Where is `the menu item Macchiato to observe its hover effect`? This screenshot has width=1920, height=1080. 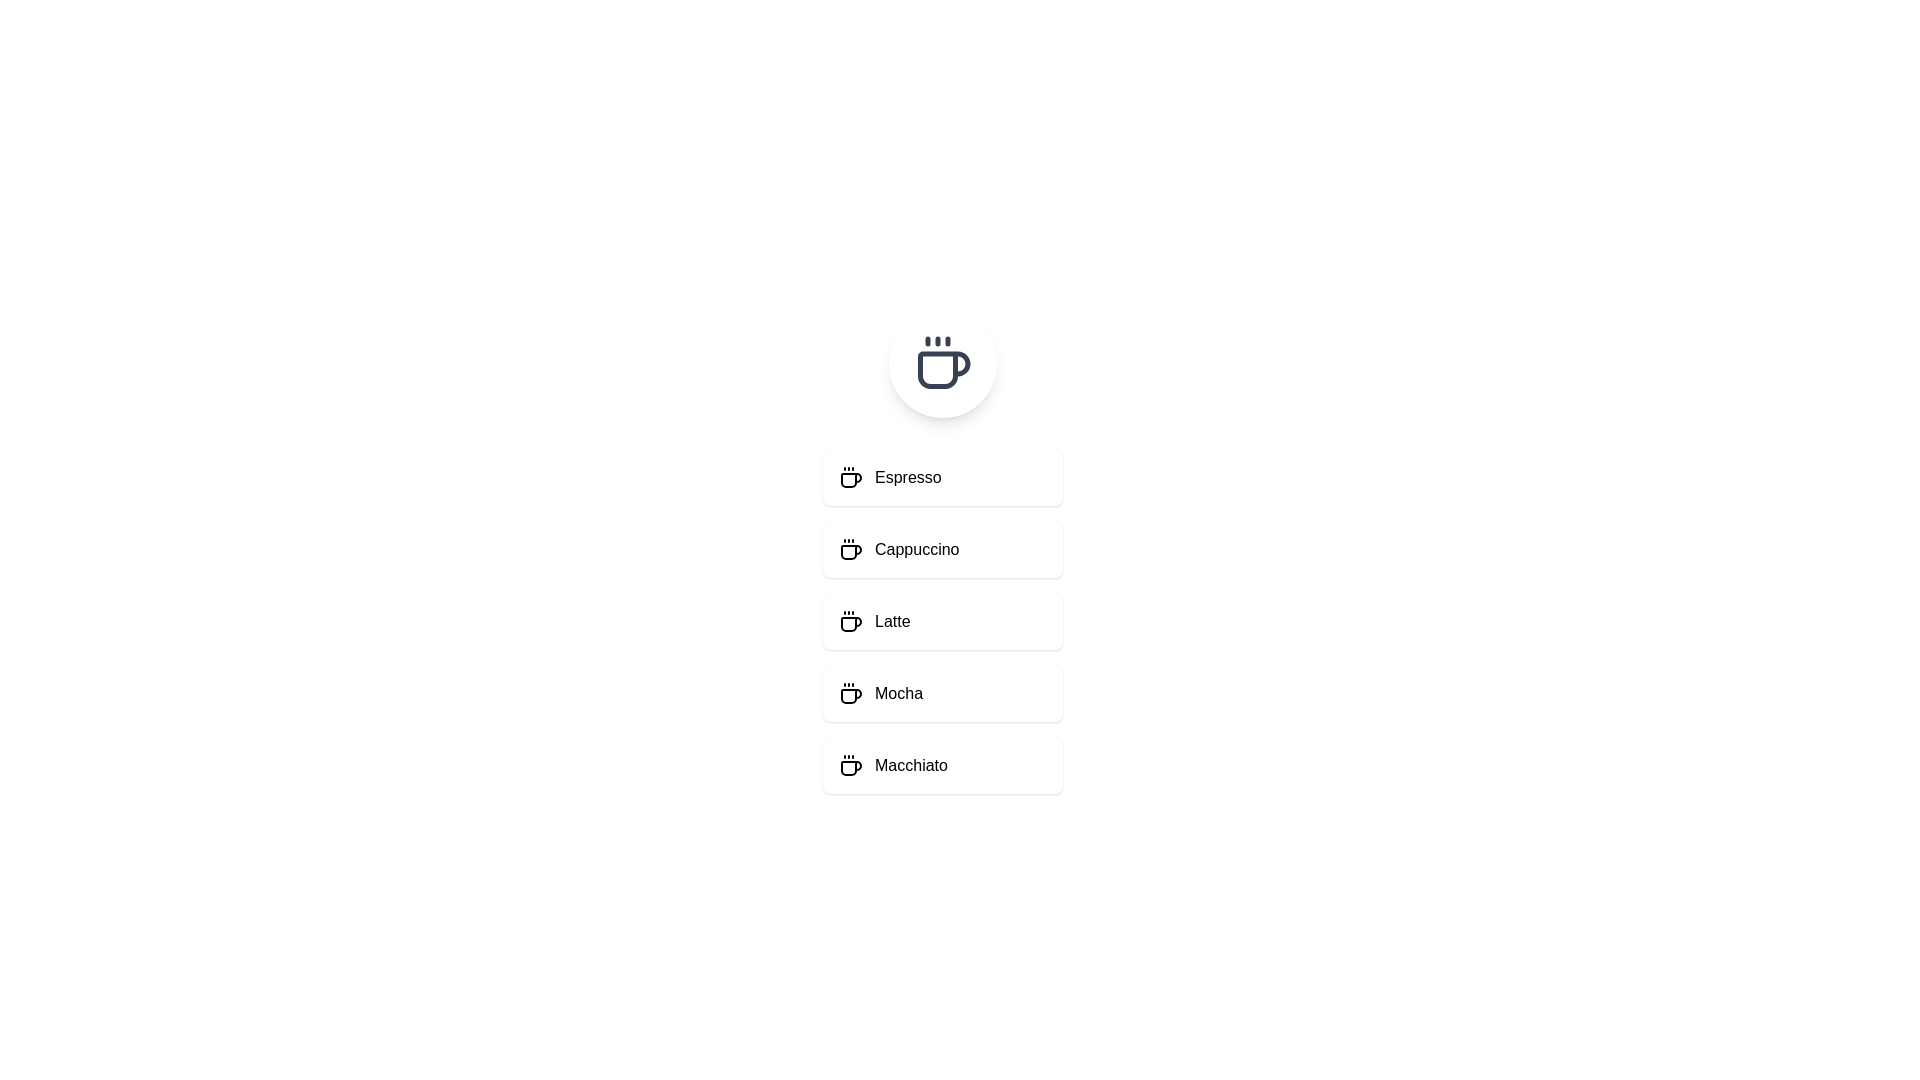 the menu item Macchiato to observe its hover effect is located at coordinates (941, 765).